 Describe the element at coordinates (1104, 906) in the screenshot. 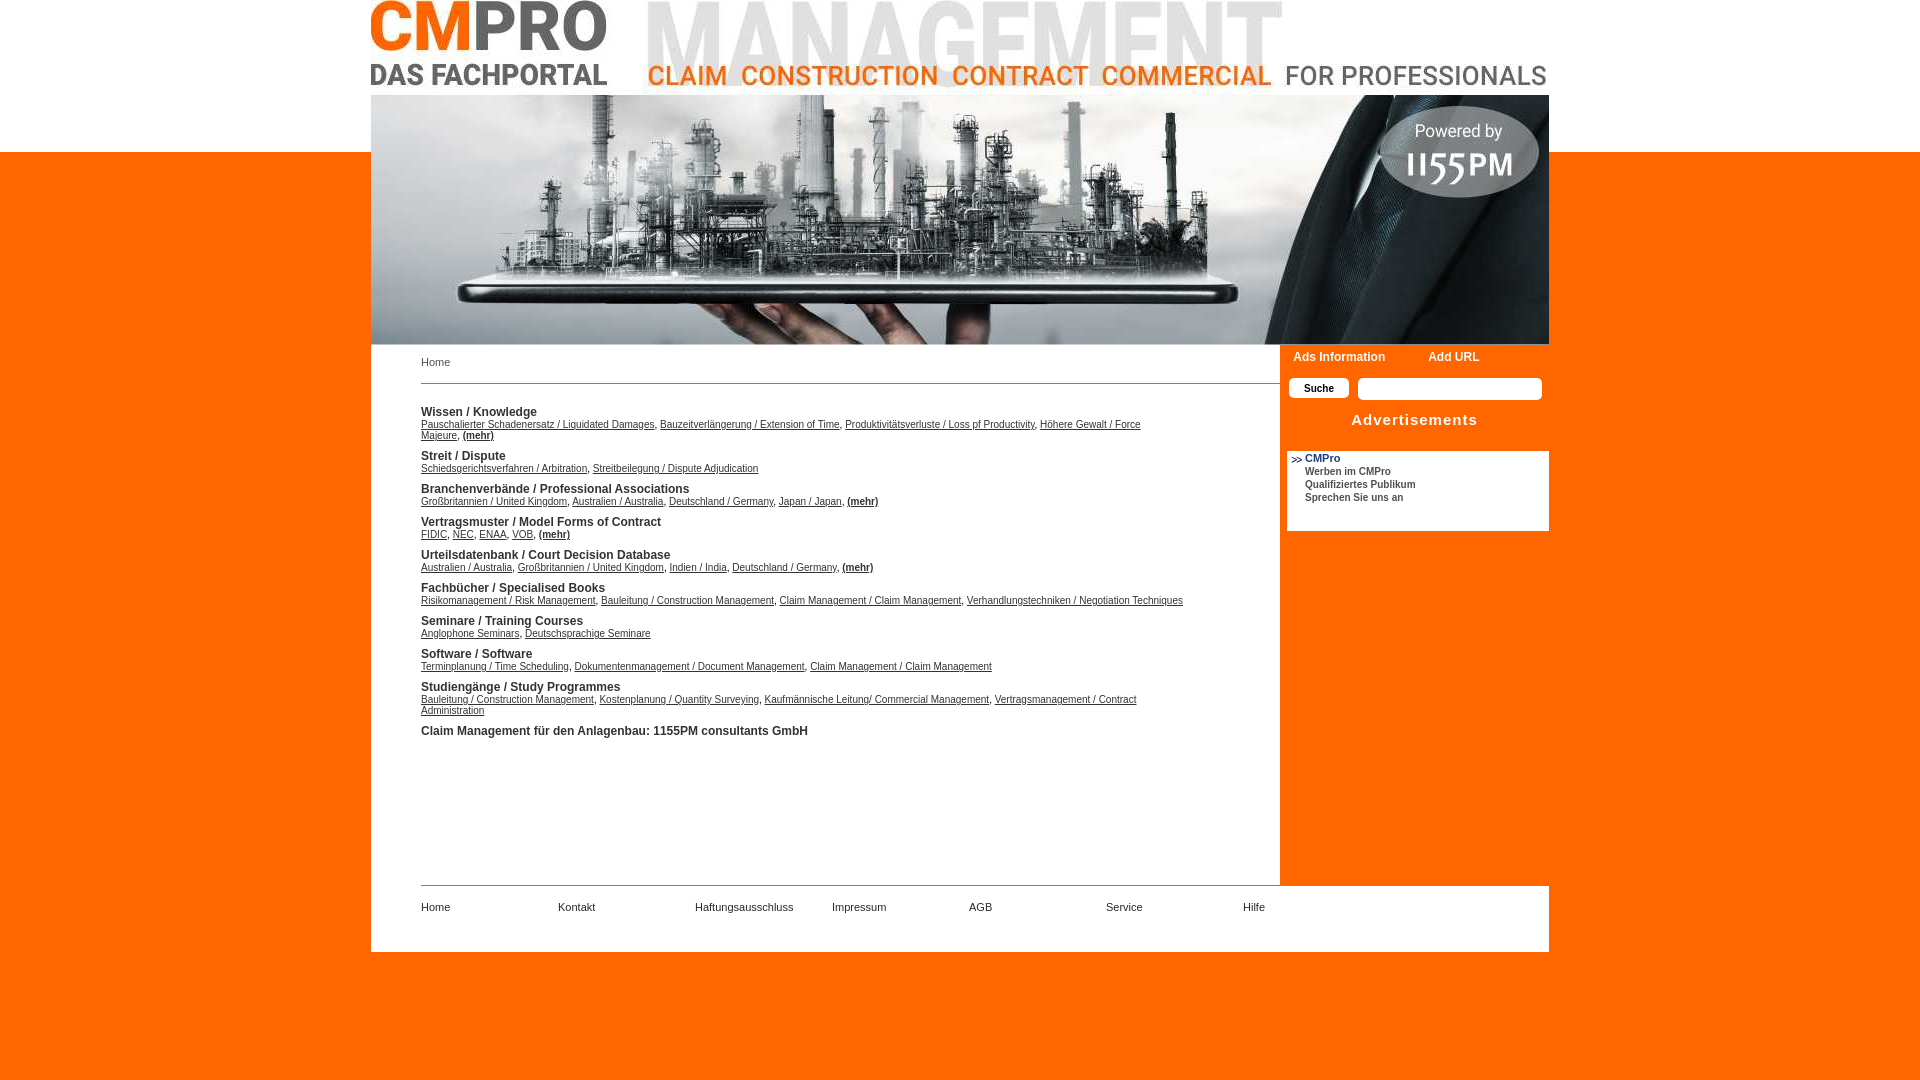

I see `'Service'` at that location.